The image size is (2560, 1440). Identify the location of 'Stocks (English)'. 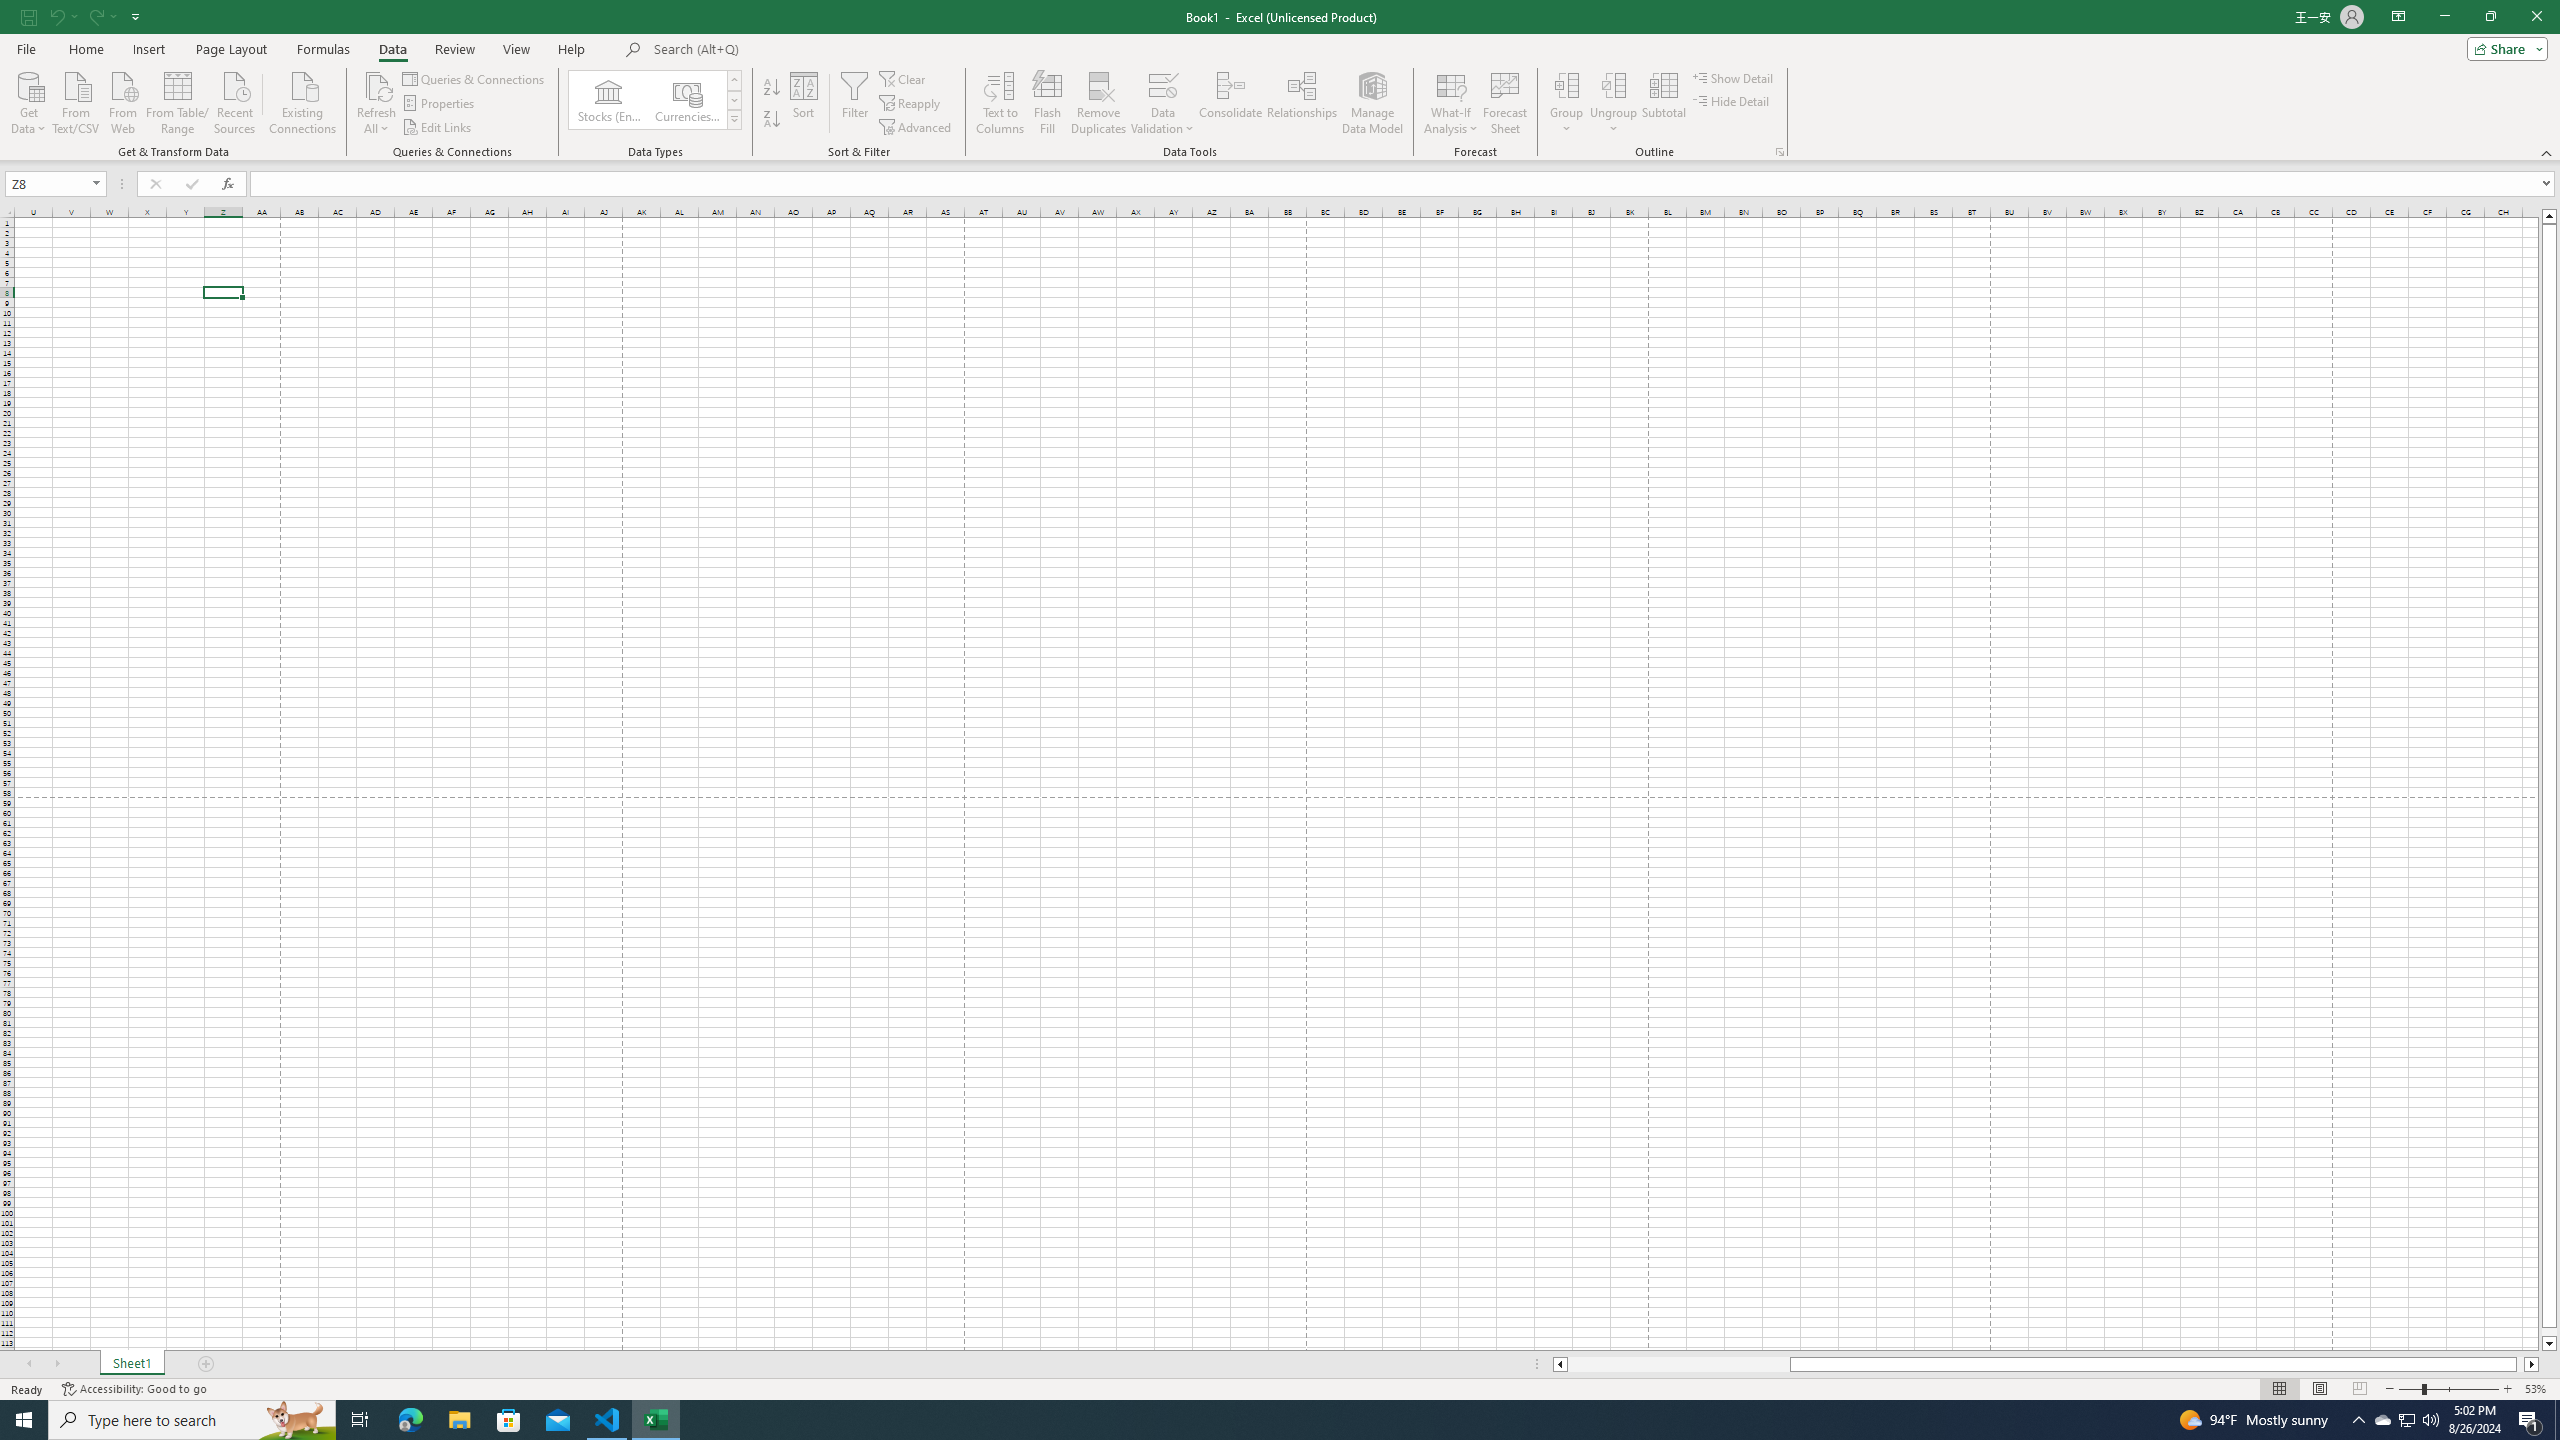
(608, 99).